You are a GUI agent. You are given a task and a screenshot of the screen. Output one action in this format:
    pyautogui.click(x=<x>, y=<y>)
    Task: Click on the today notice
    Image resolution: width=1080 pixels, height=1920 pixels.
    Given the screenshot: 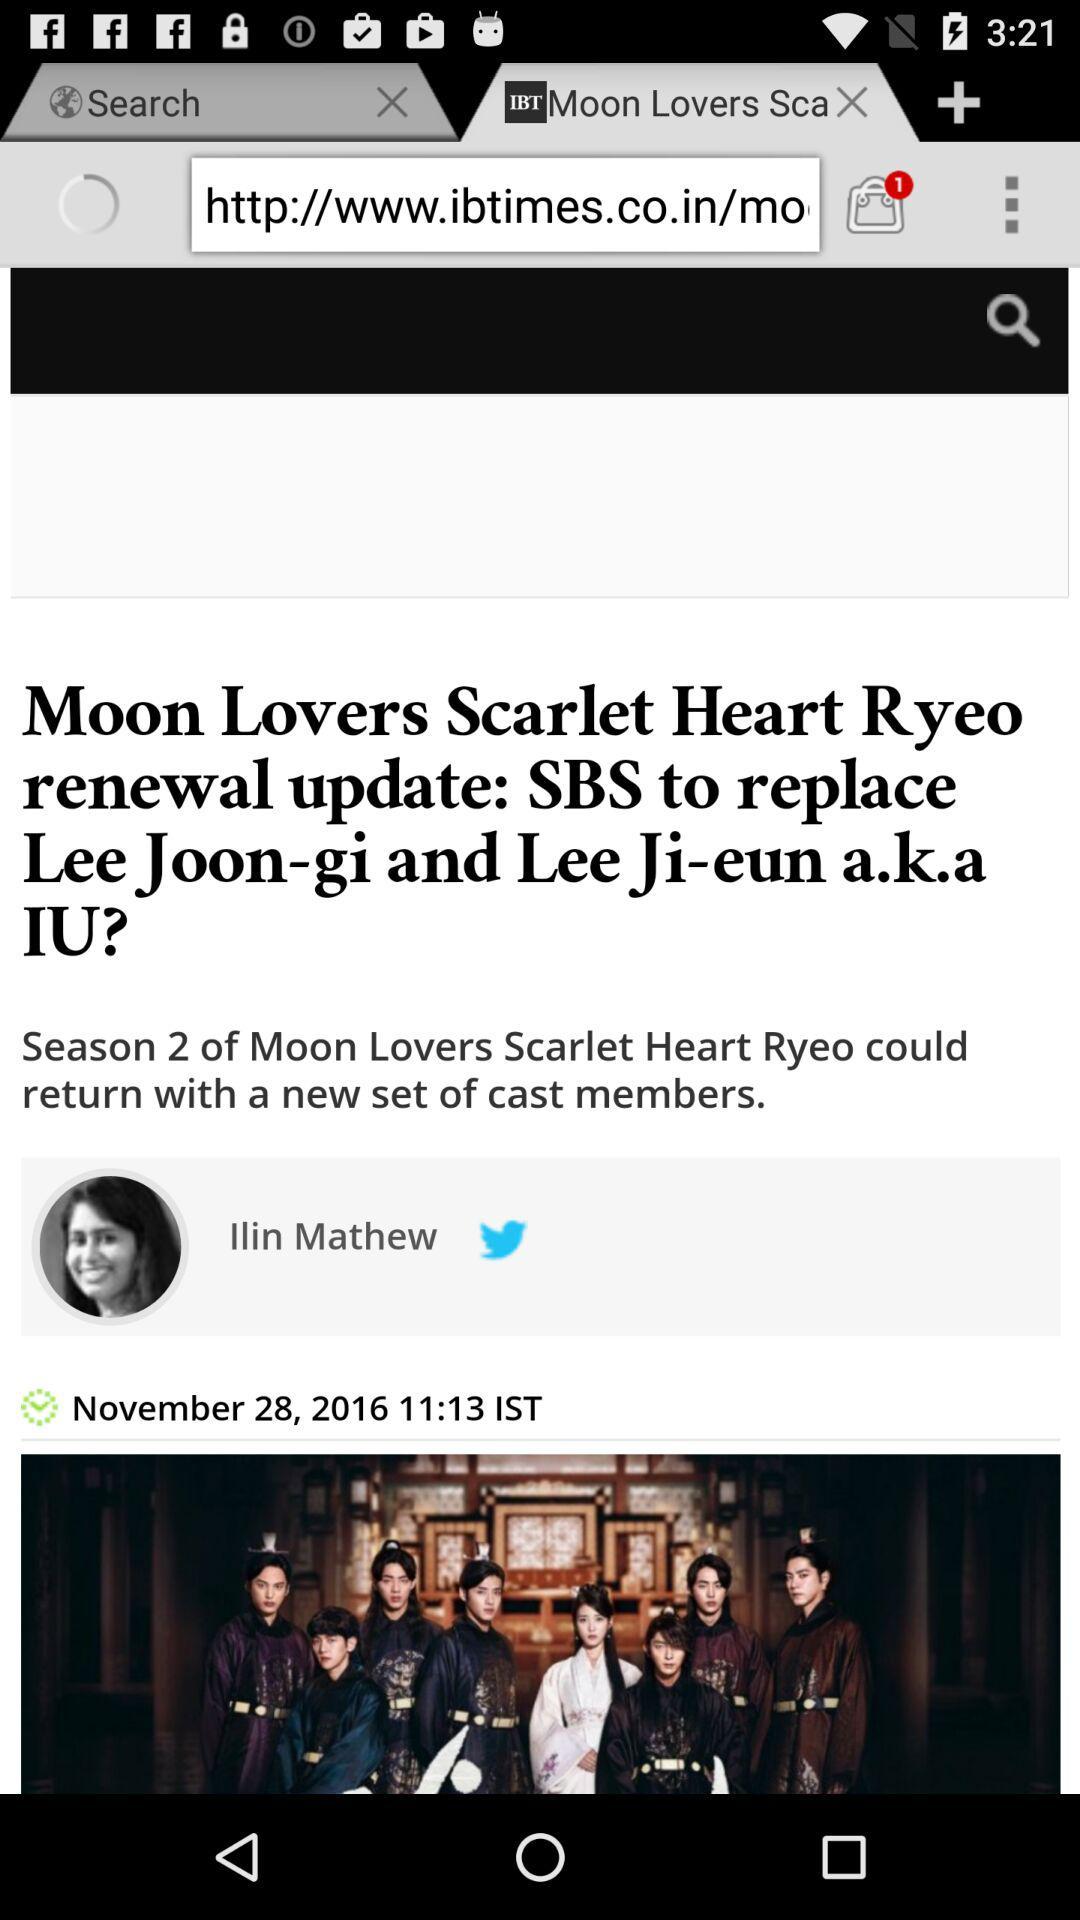 What is the action you would take?
    pyautogui.click(x=540, y=1030)
    